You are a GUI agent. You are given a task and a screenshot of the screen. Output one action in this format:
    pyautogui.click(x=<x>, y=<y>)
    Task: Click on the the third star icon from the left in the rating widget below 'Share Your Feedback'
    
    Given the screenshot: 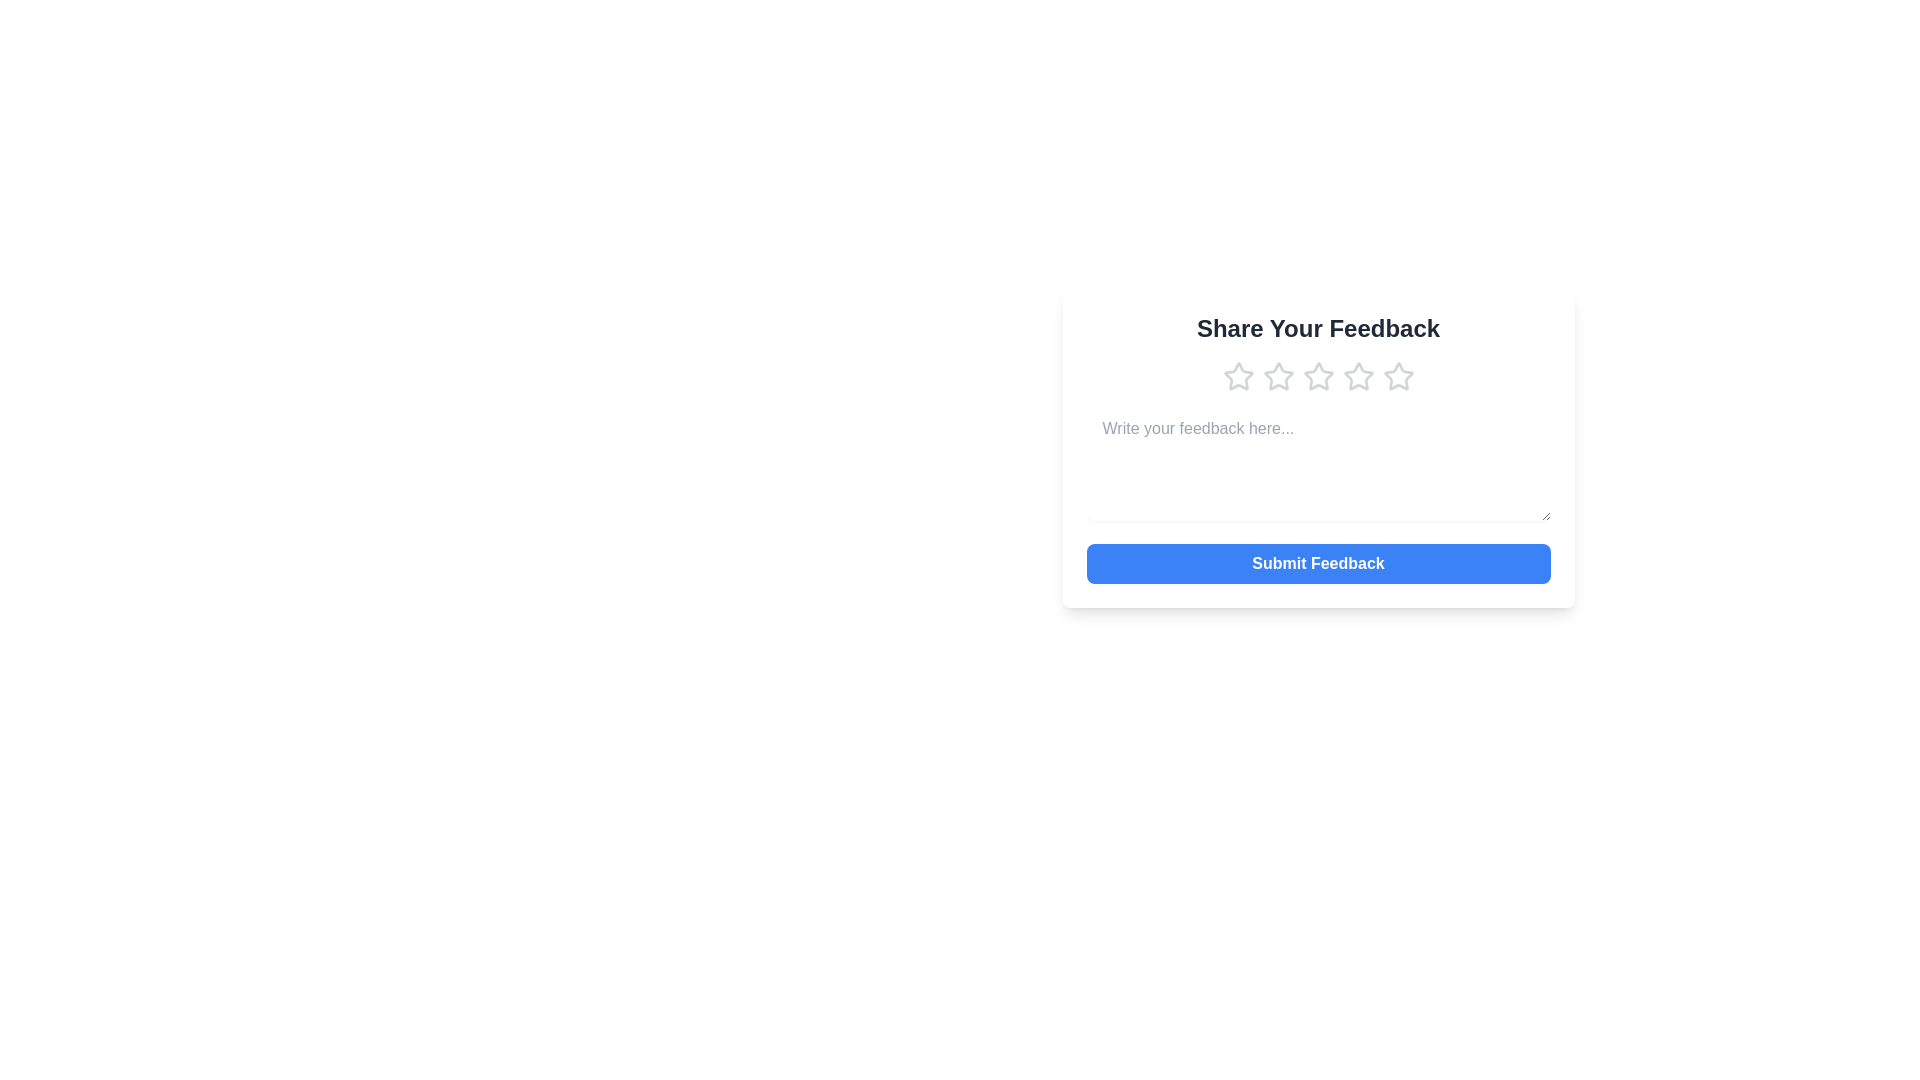 What is the action you would take?
    pyautogui.click(x=1318, y=376)
    